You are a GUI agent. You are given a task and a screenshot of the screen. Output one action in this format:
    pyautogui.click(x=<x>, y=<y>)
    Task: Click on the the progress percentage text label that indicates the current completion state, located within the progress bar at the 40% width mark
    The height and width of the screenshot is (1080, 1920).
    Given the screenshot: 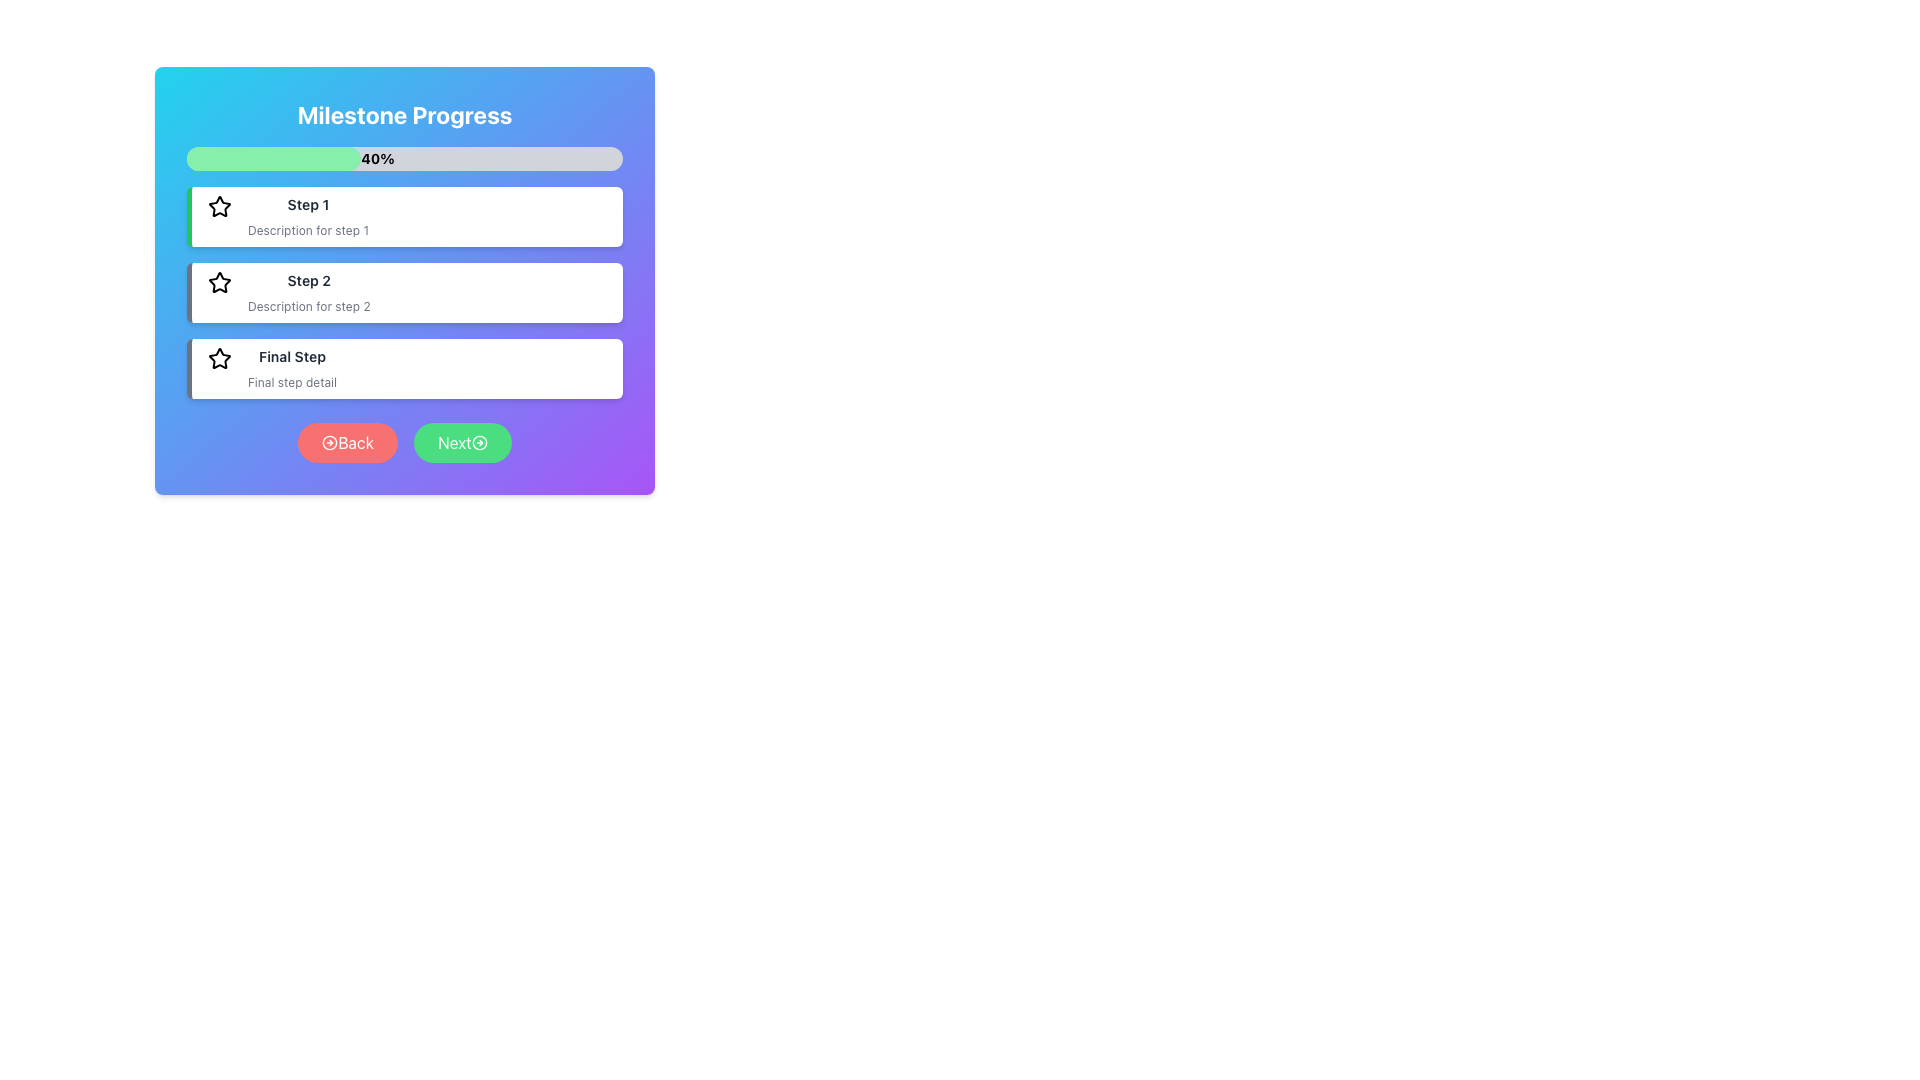 What is the action you would take?
    pyautogui.click(x=378, y=157)
    